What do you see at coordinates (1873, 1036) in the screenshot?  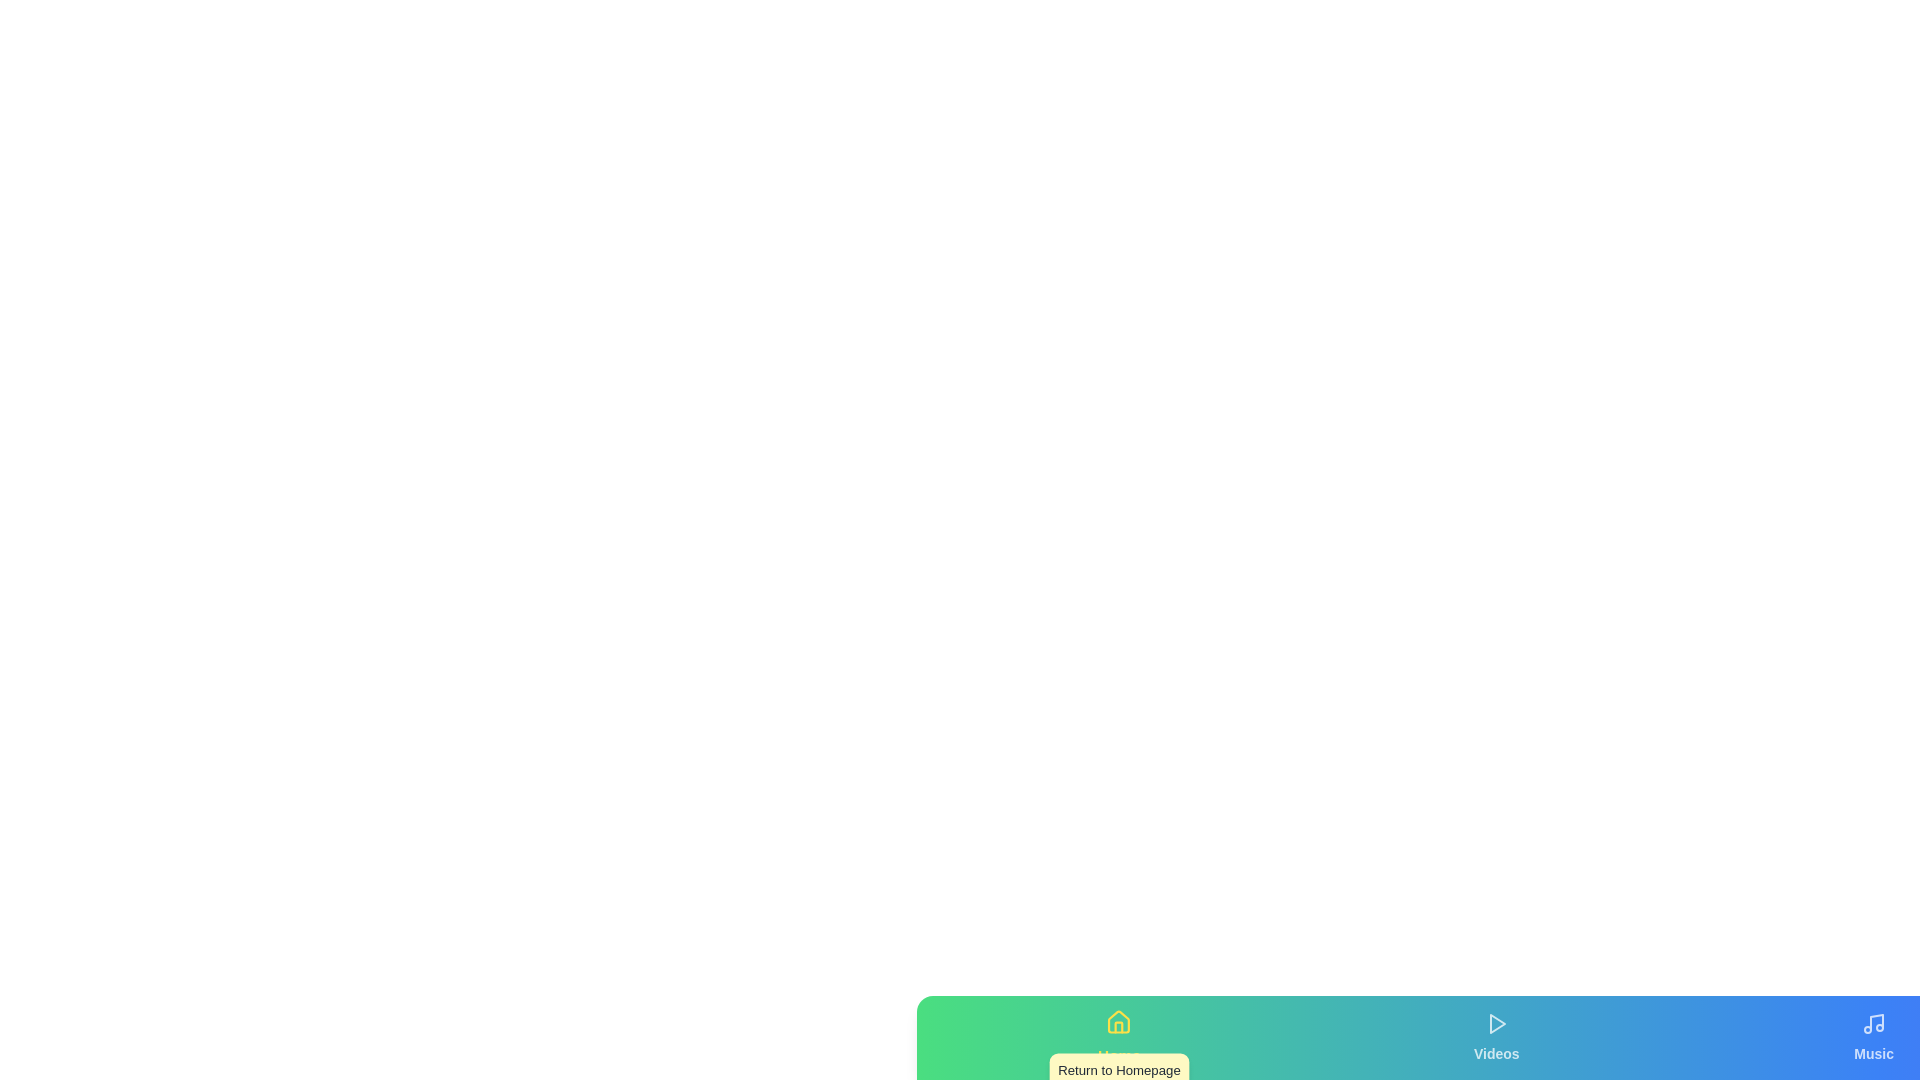 I see `the tab labeled Music to navigate to its related content` at bounding box center [1873, 1036].